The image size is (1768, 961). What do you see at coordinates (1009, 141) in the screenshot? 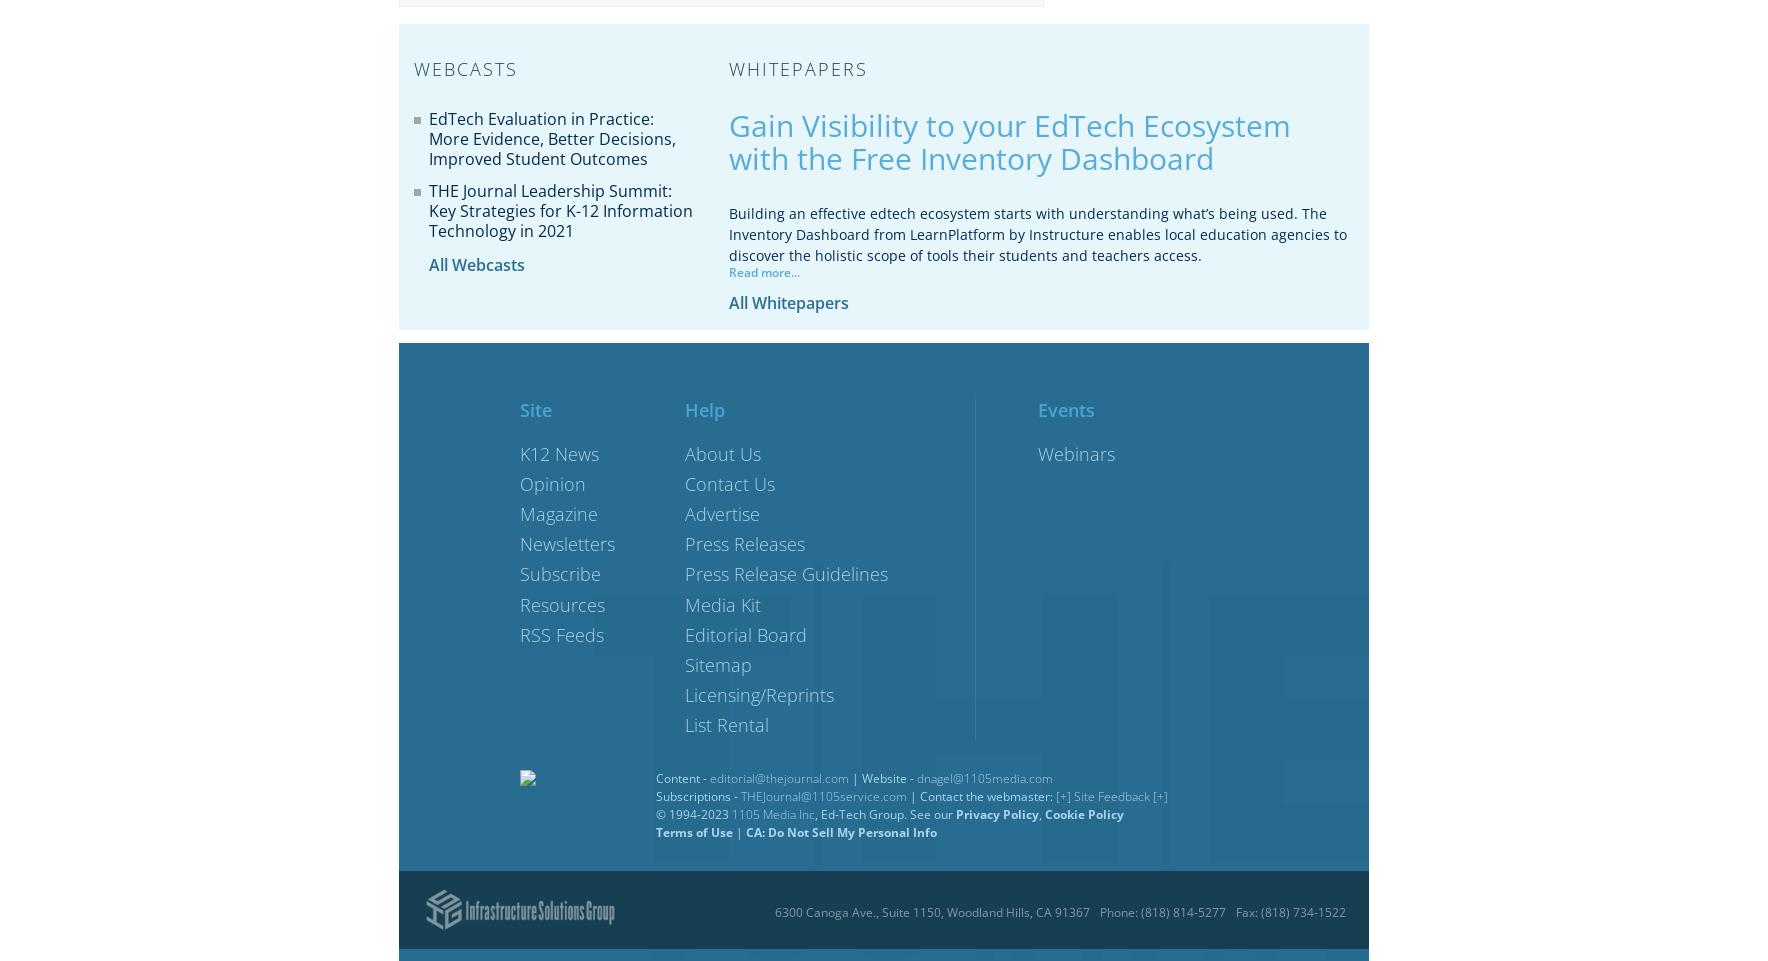
I see `'Gain Visibility to your EdTech Ecosystem with the Free Inventory Dashboard'` at bounding box center [1009, 141].